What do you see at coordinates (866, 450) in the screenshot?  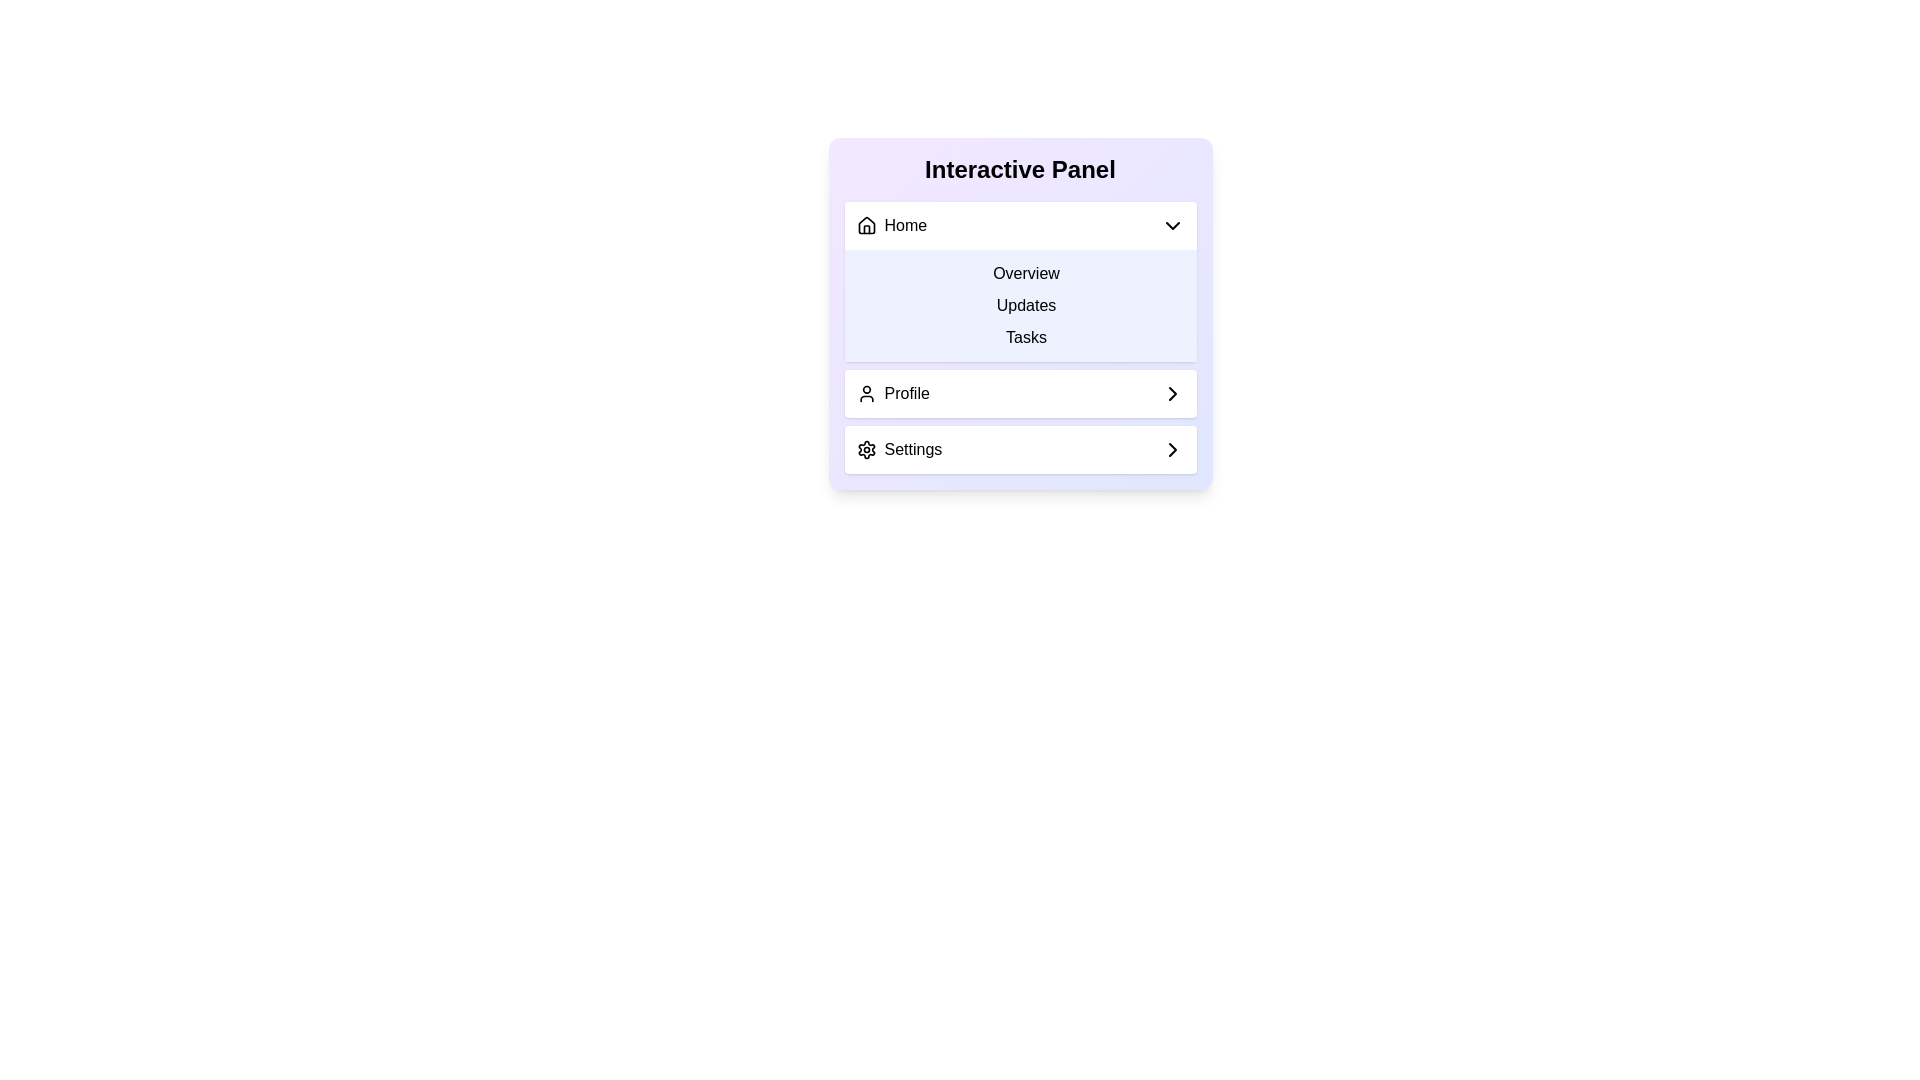 I see `the gear-shaped settings icon located at the bottom of the interactive panel next to the 'Settings' option` at bounding box center [866, 450].